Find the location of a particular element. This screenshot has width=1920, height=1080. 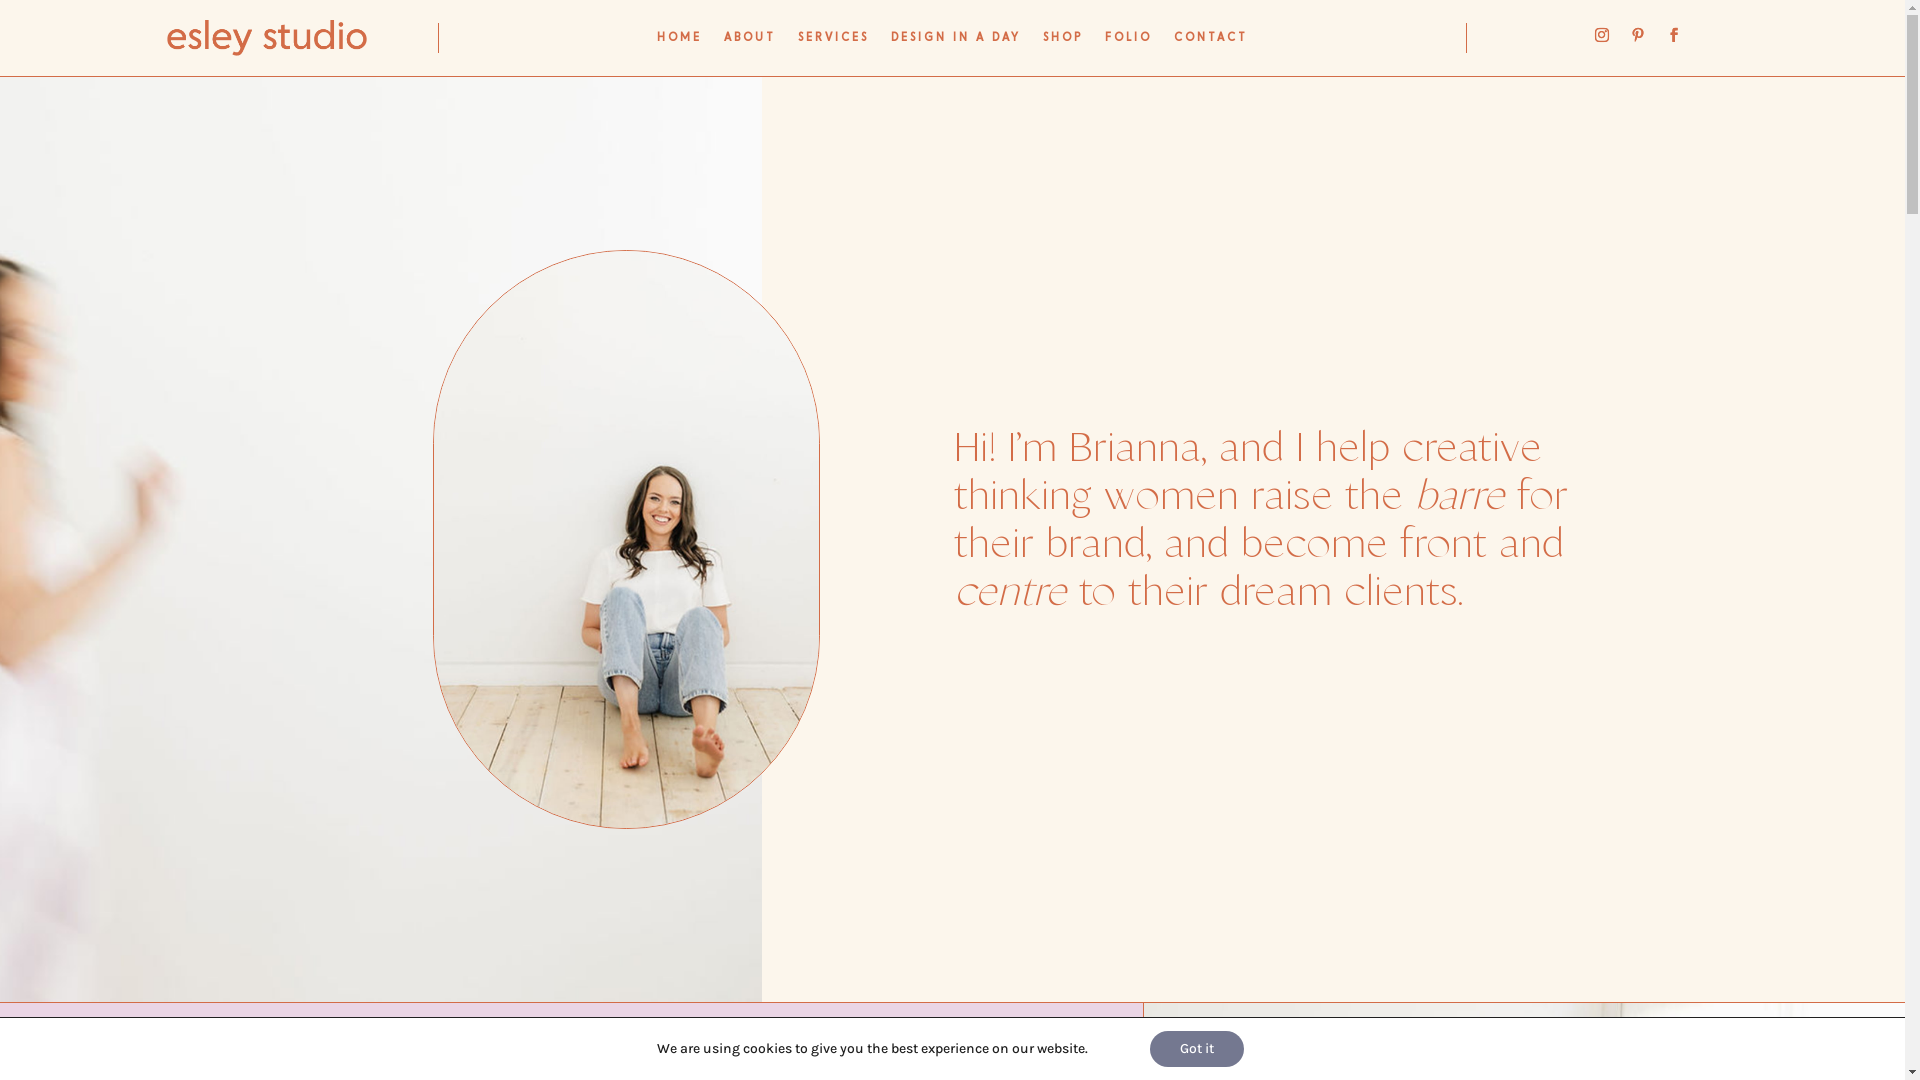

'HOME' is located at coordinates (679, 42).